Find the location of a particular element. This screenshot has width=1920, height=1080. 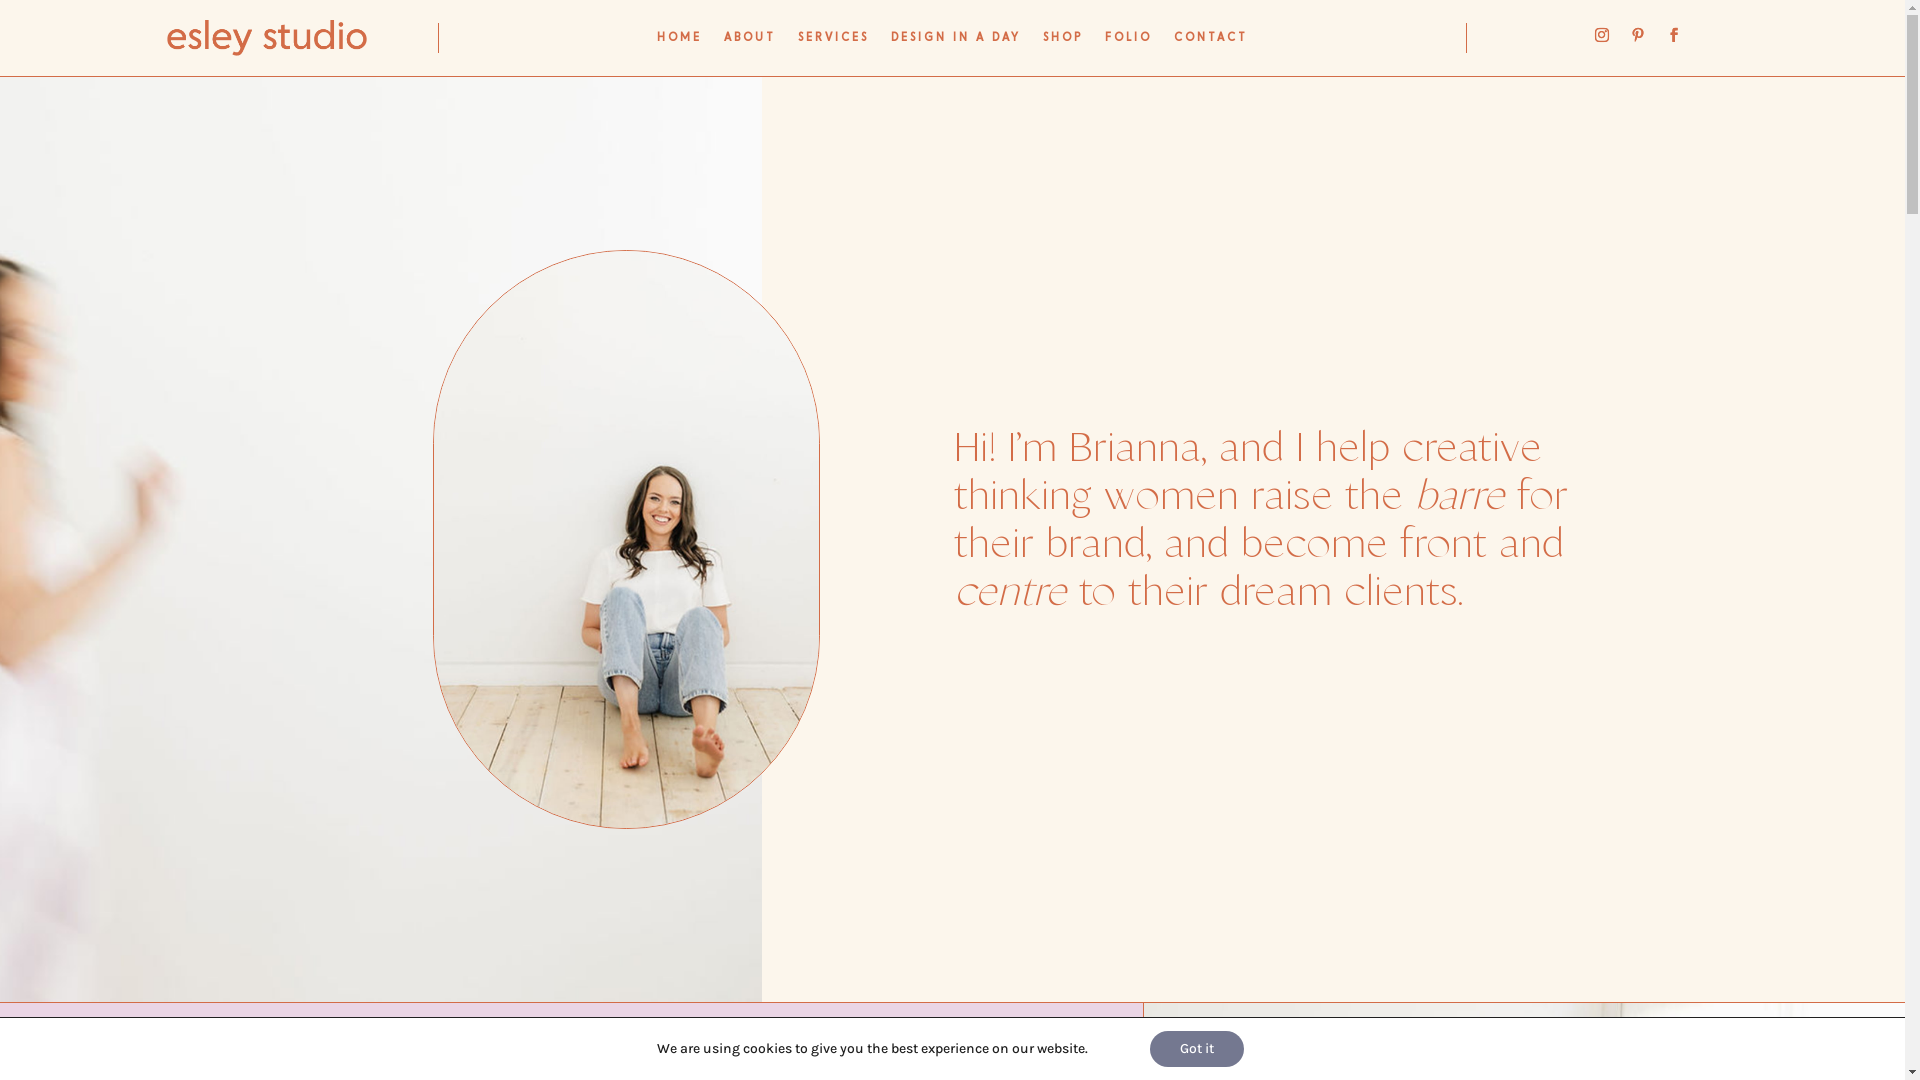

'HOME' is located at coordinates (679, 42).